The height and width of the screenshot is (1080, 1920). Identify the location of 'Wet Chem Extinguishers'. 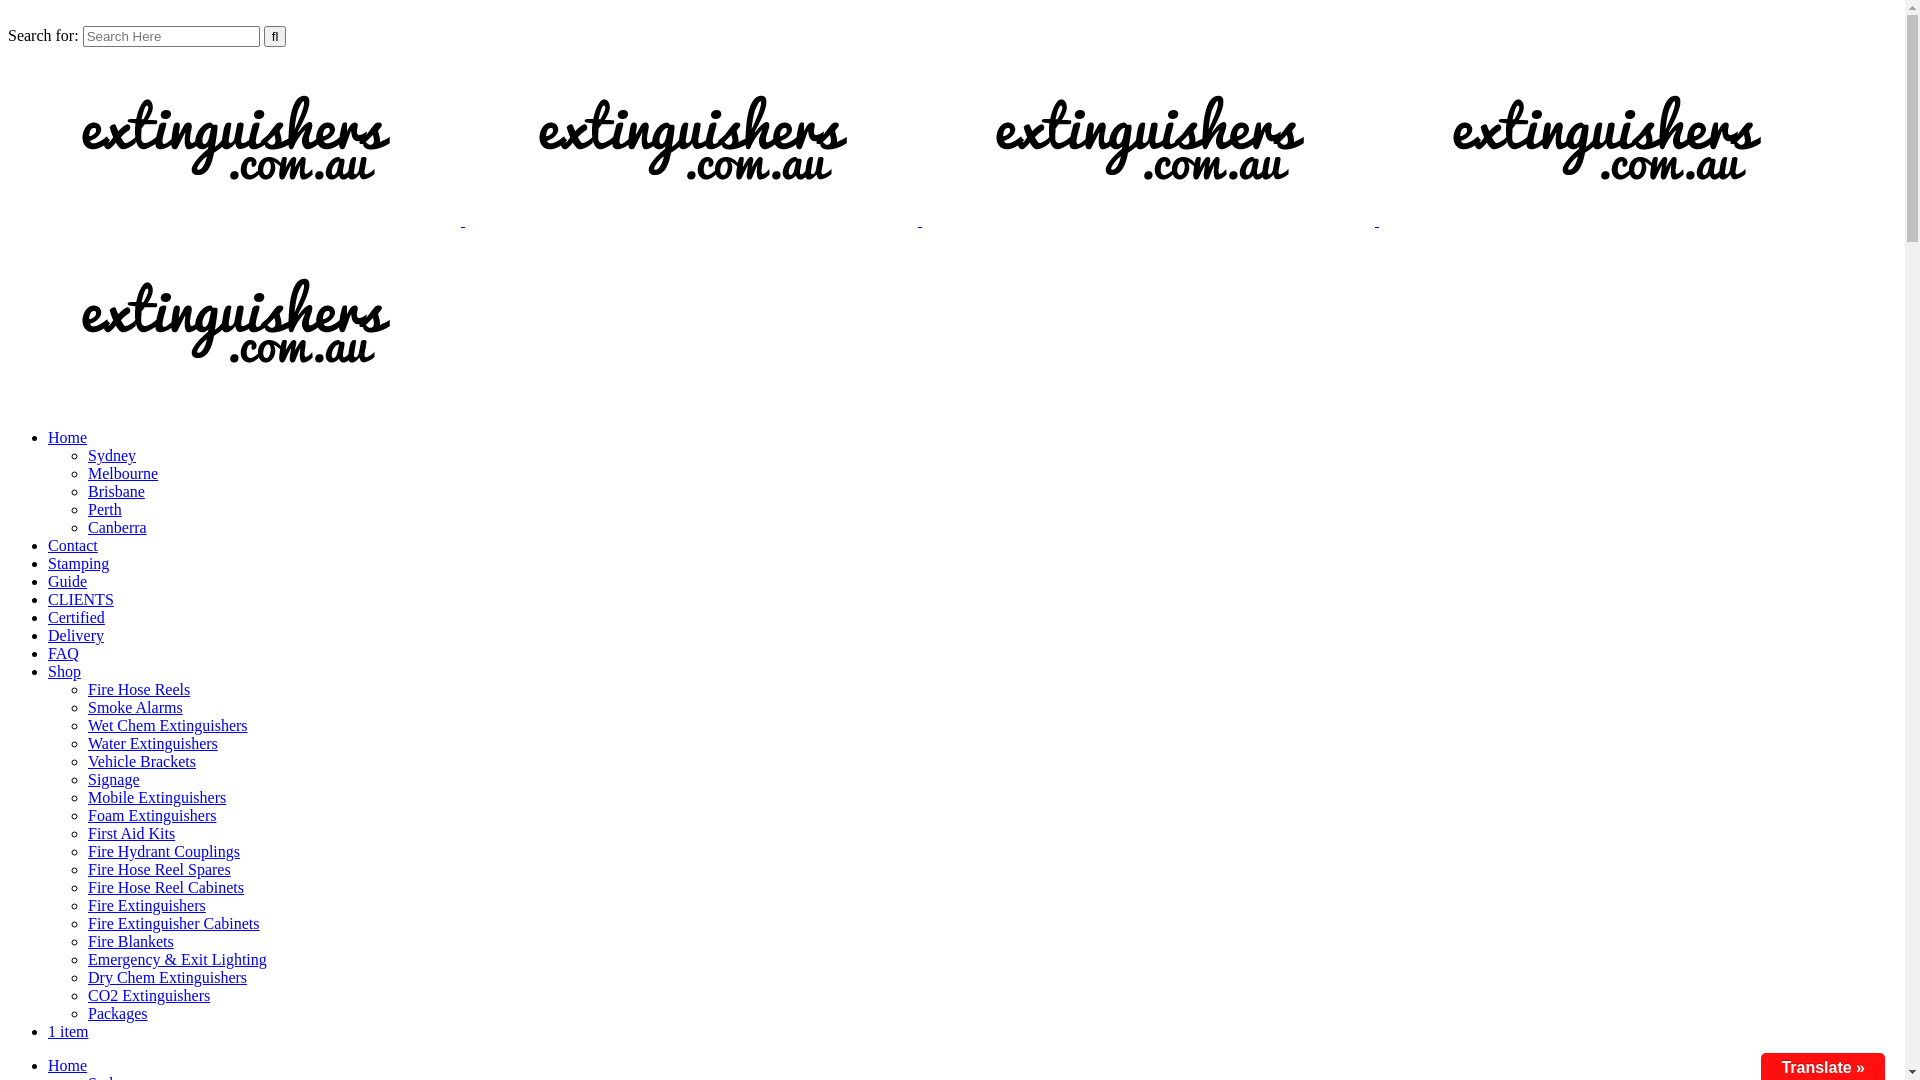
(168, 725).